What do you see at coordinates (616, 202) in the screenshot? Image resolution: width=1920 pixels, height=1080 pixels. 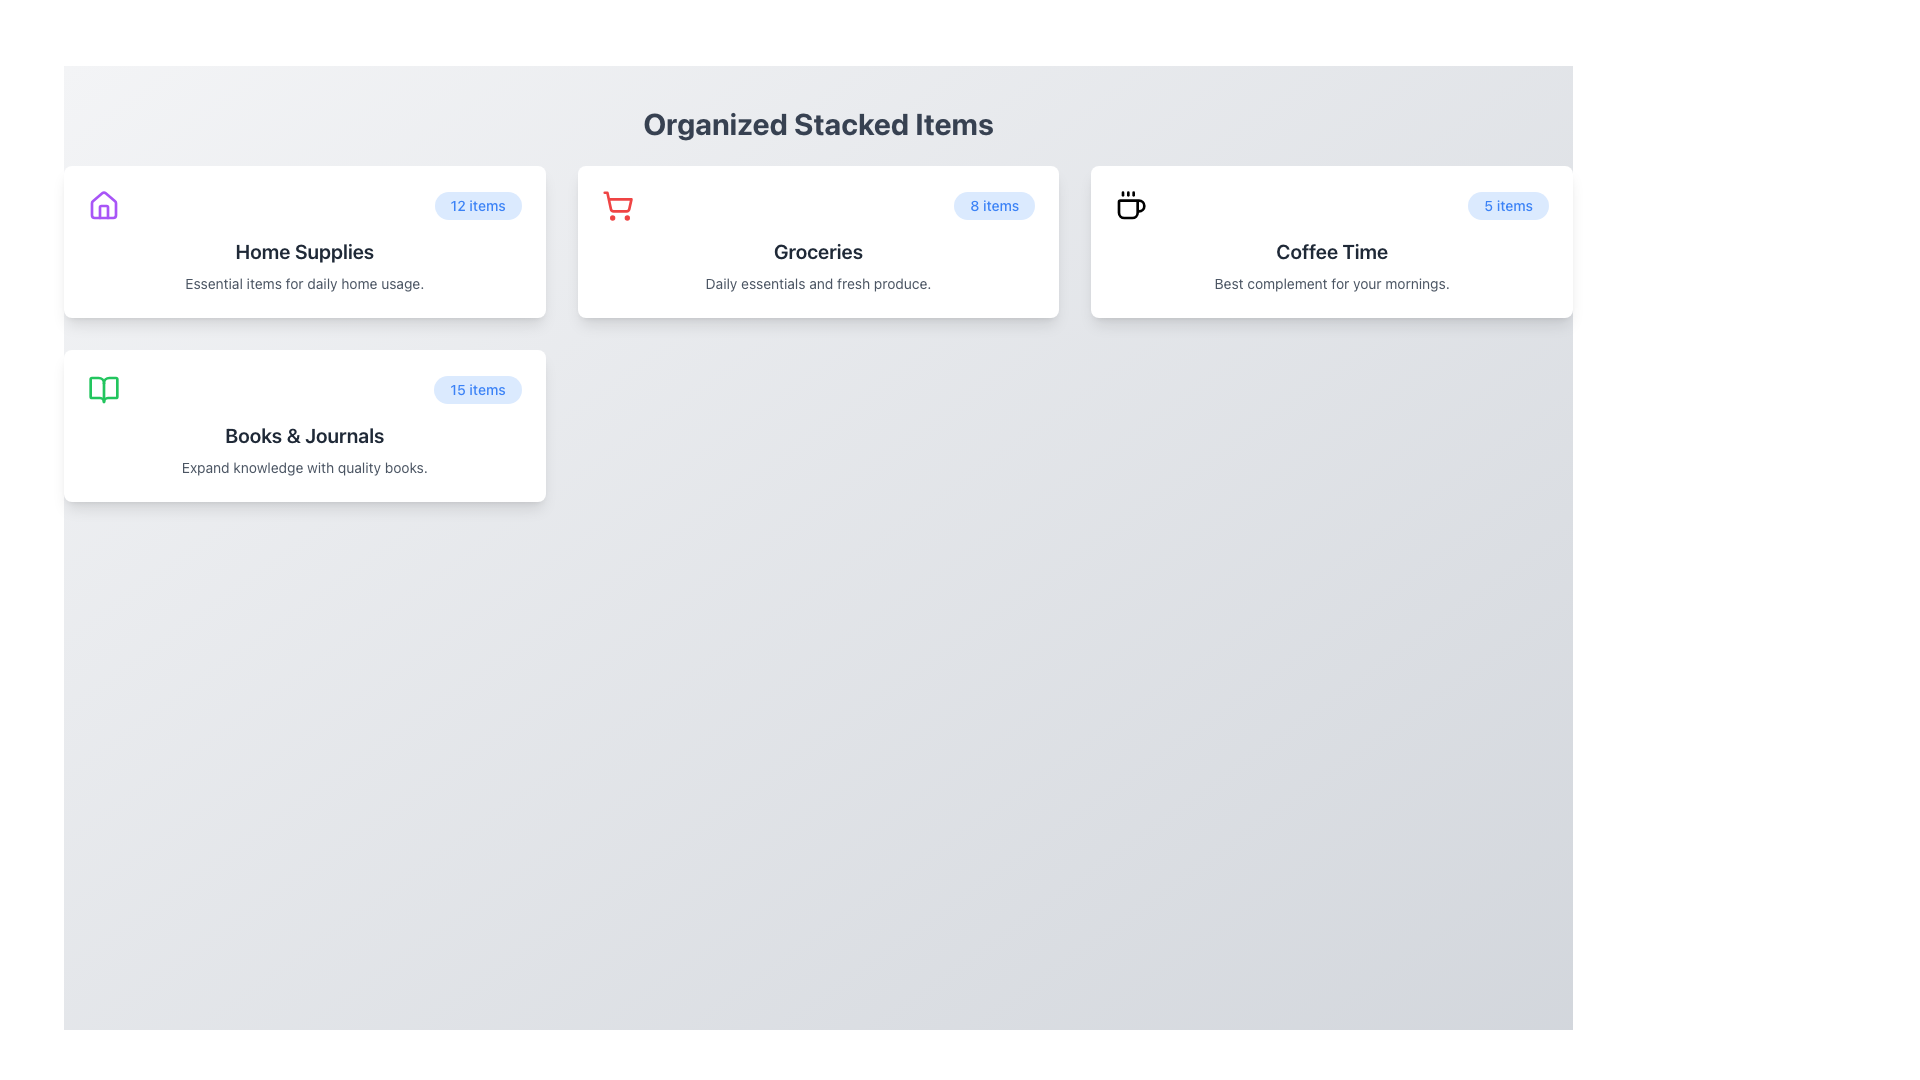 I see `the shopping cart vector graphic in the SVG icon located above the 'Groceries' text for interactions` at bounding box center [616, 202].